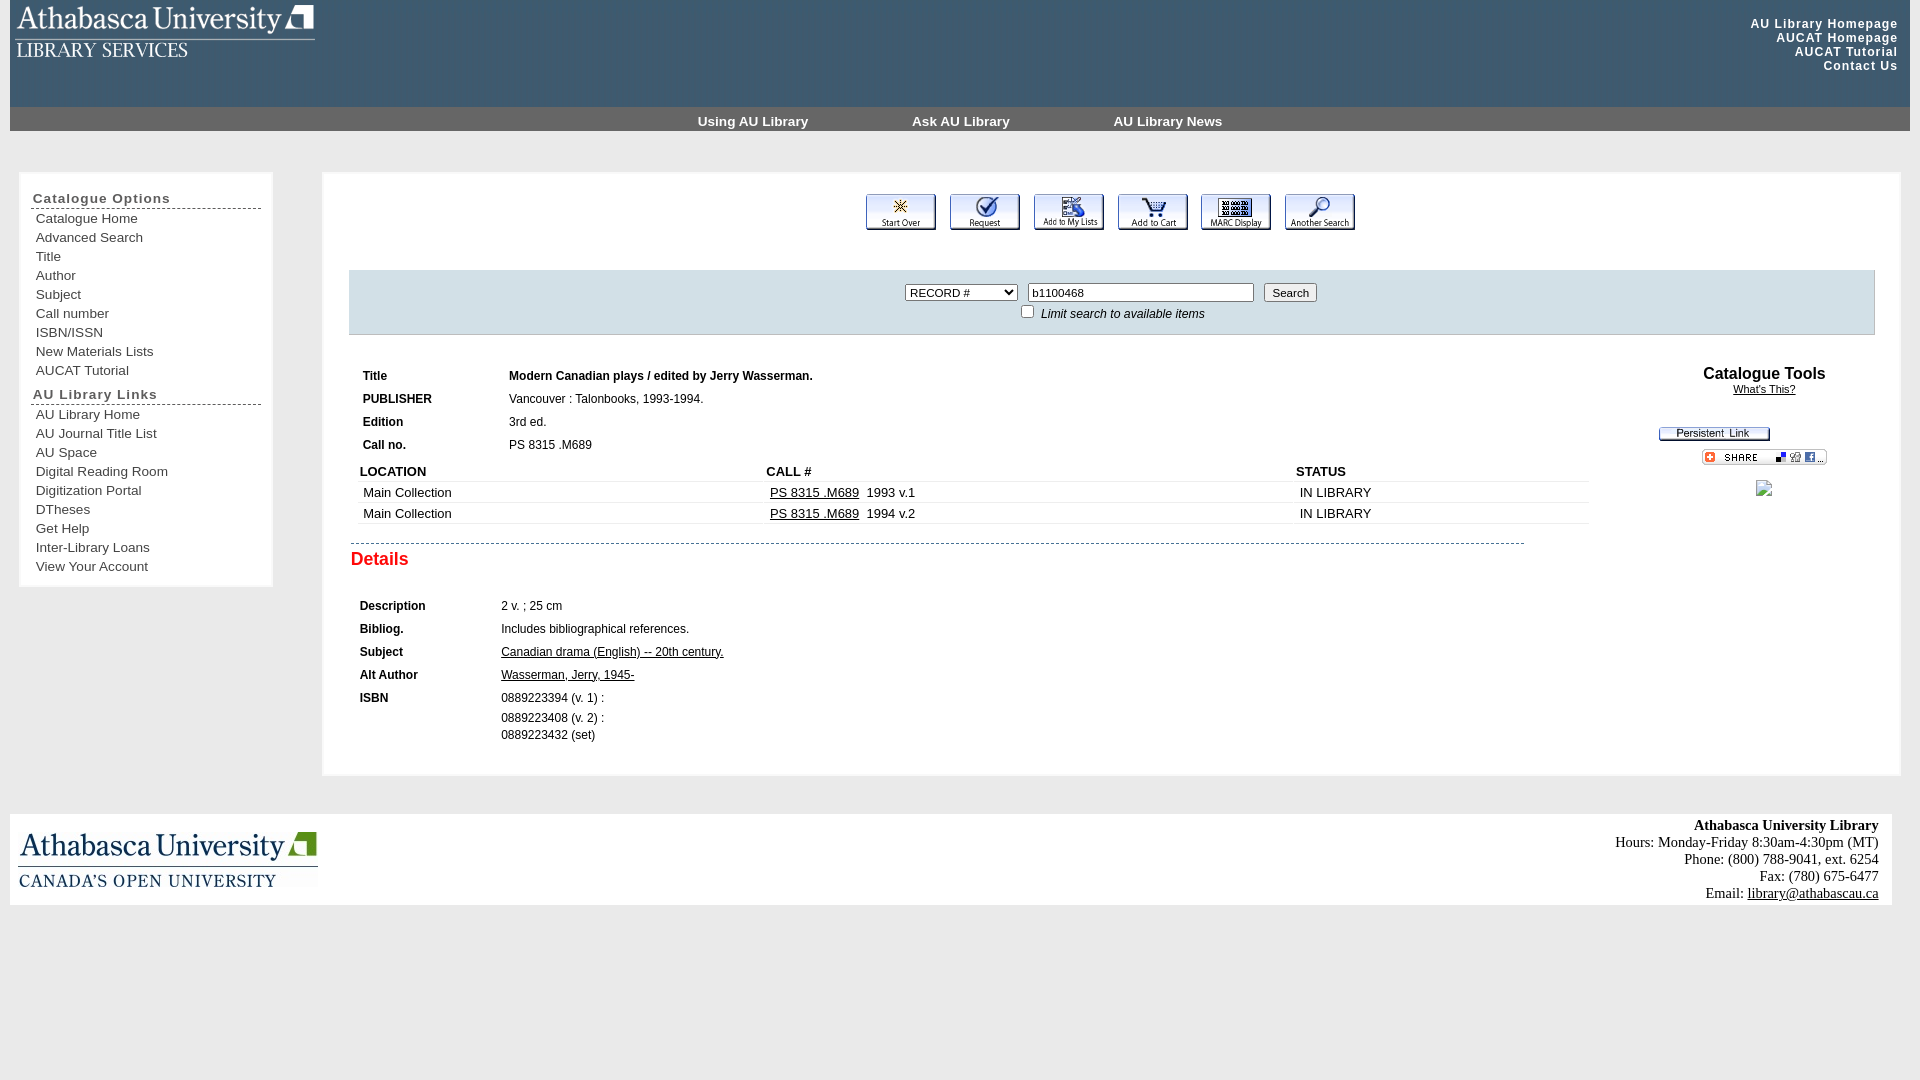 This screenshot has height=1080, width=1920. What do you see at coordinates (146, 547) in the screenshot?
I see `'Inter-Library Loans'` at bounding box center [146, 547].